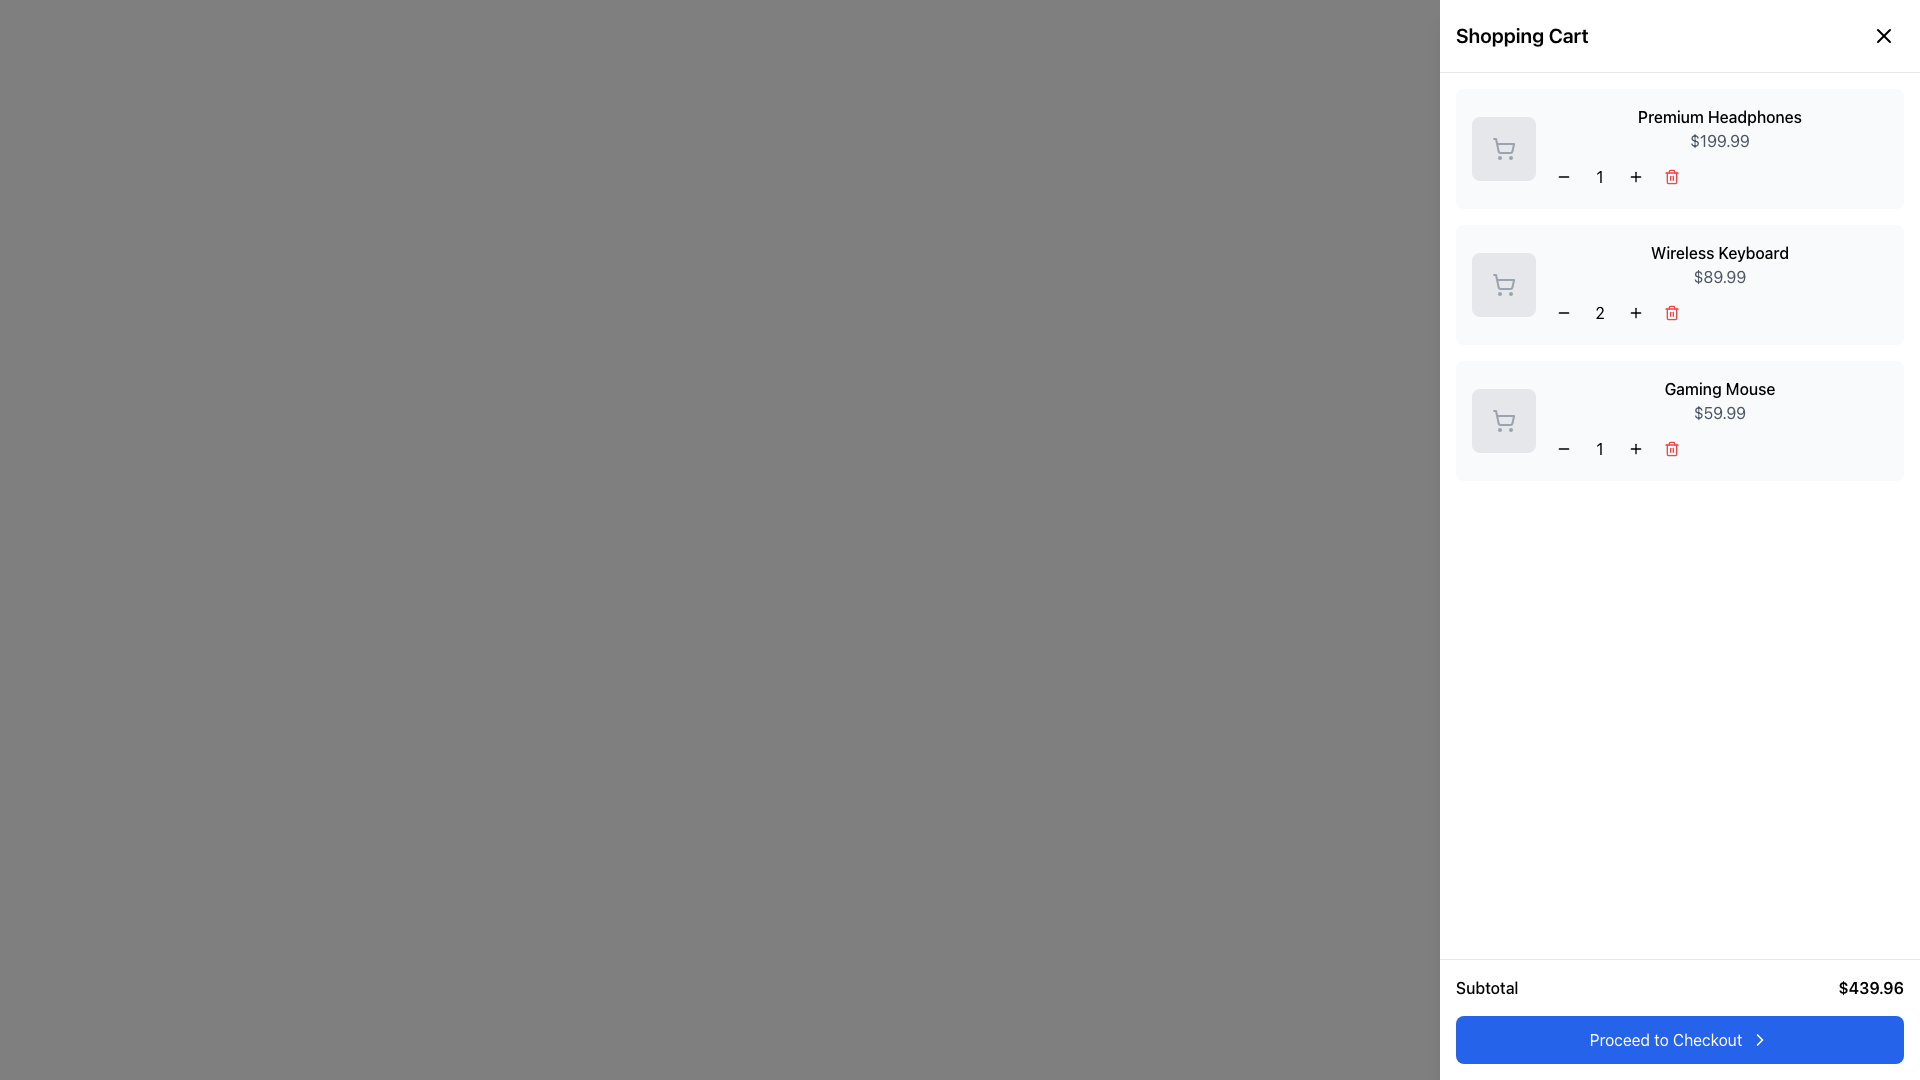 The image size is (1920, 1080). What do you see at coordinates (1503, 419) in the screenshot?
I see `the decorative shopping cart icon located in the leftmost part of the 'Gaming Mouse' section of the shopping cart interface` at bounding box center [1503, 419].